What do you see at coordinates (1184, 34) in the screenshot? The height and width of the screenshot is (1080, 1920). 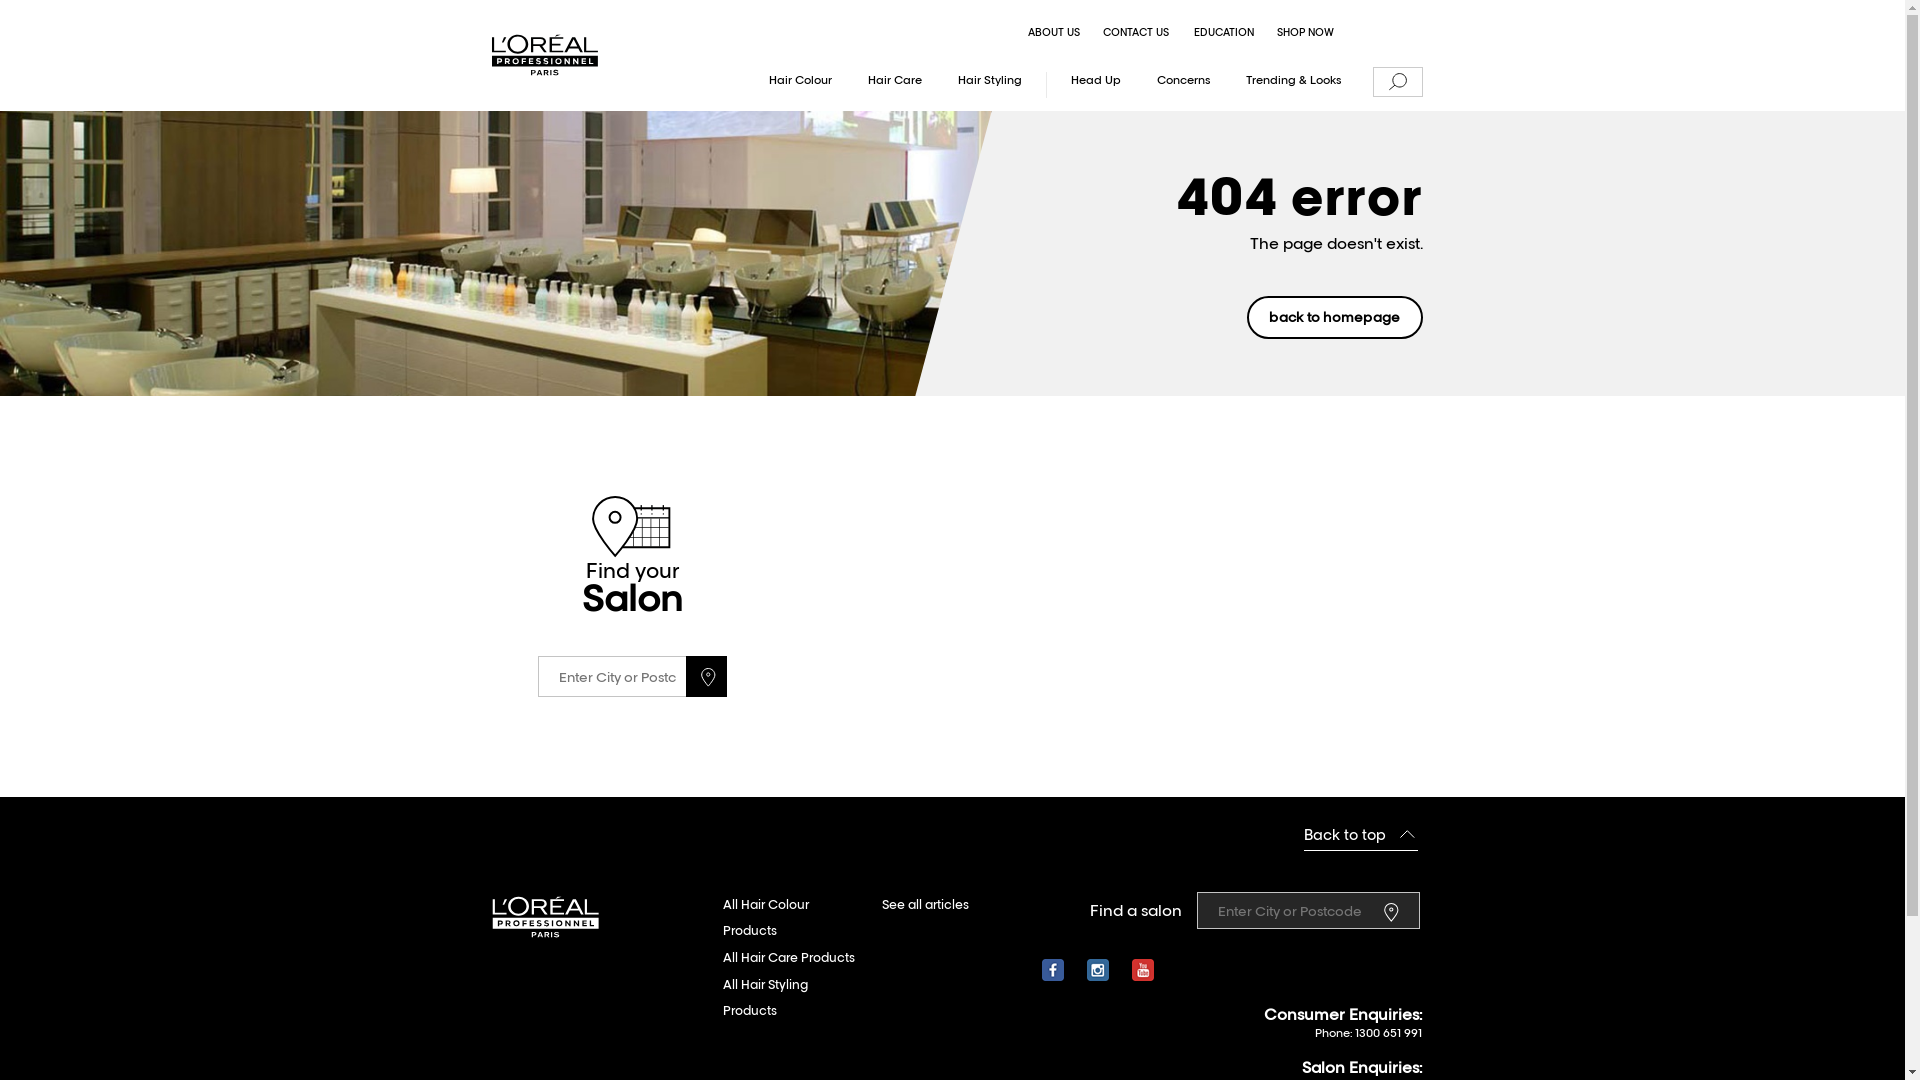 I see `'EDUCATION'` at bounding box center [1184, 34].